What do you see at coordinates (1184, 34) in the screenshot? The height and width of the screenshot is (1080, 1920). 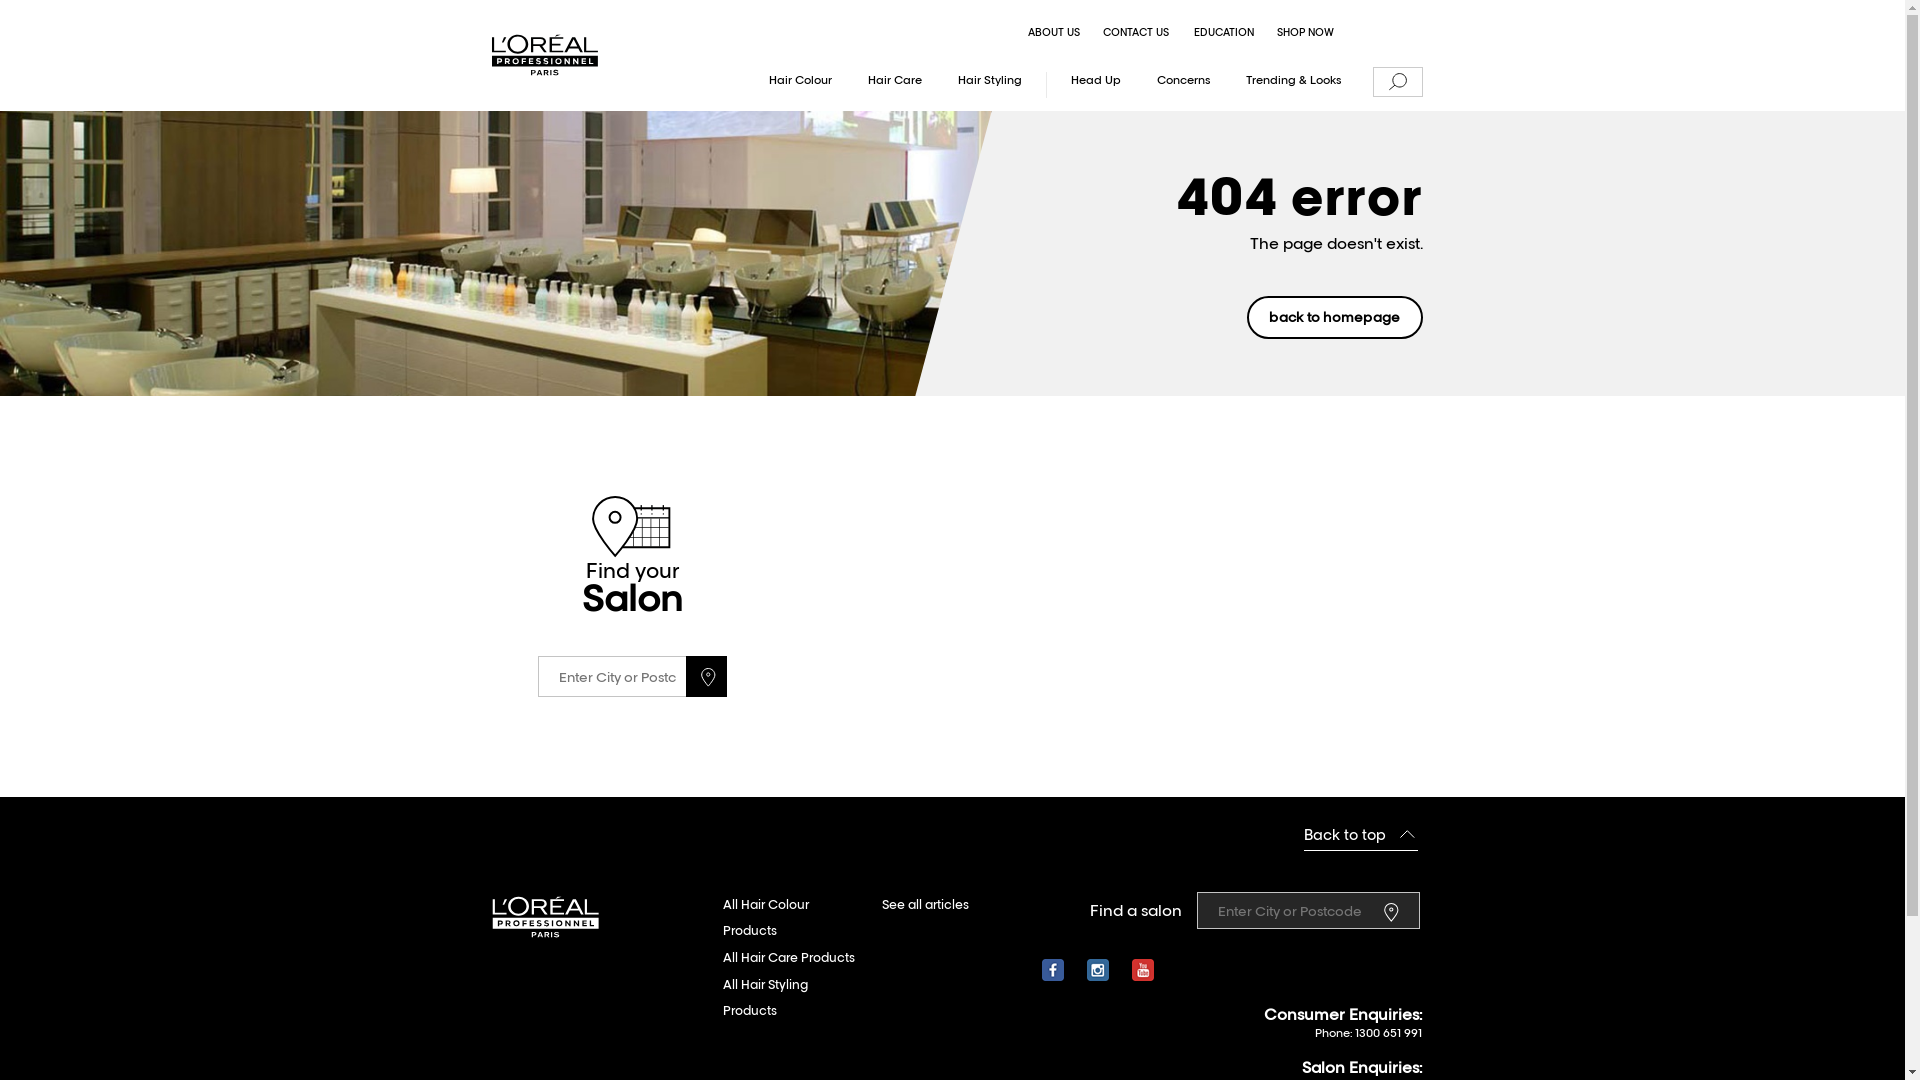 I see `'EDUCATION'` at bounding box center [1184, 34].